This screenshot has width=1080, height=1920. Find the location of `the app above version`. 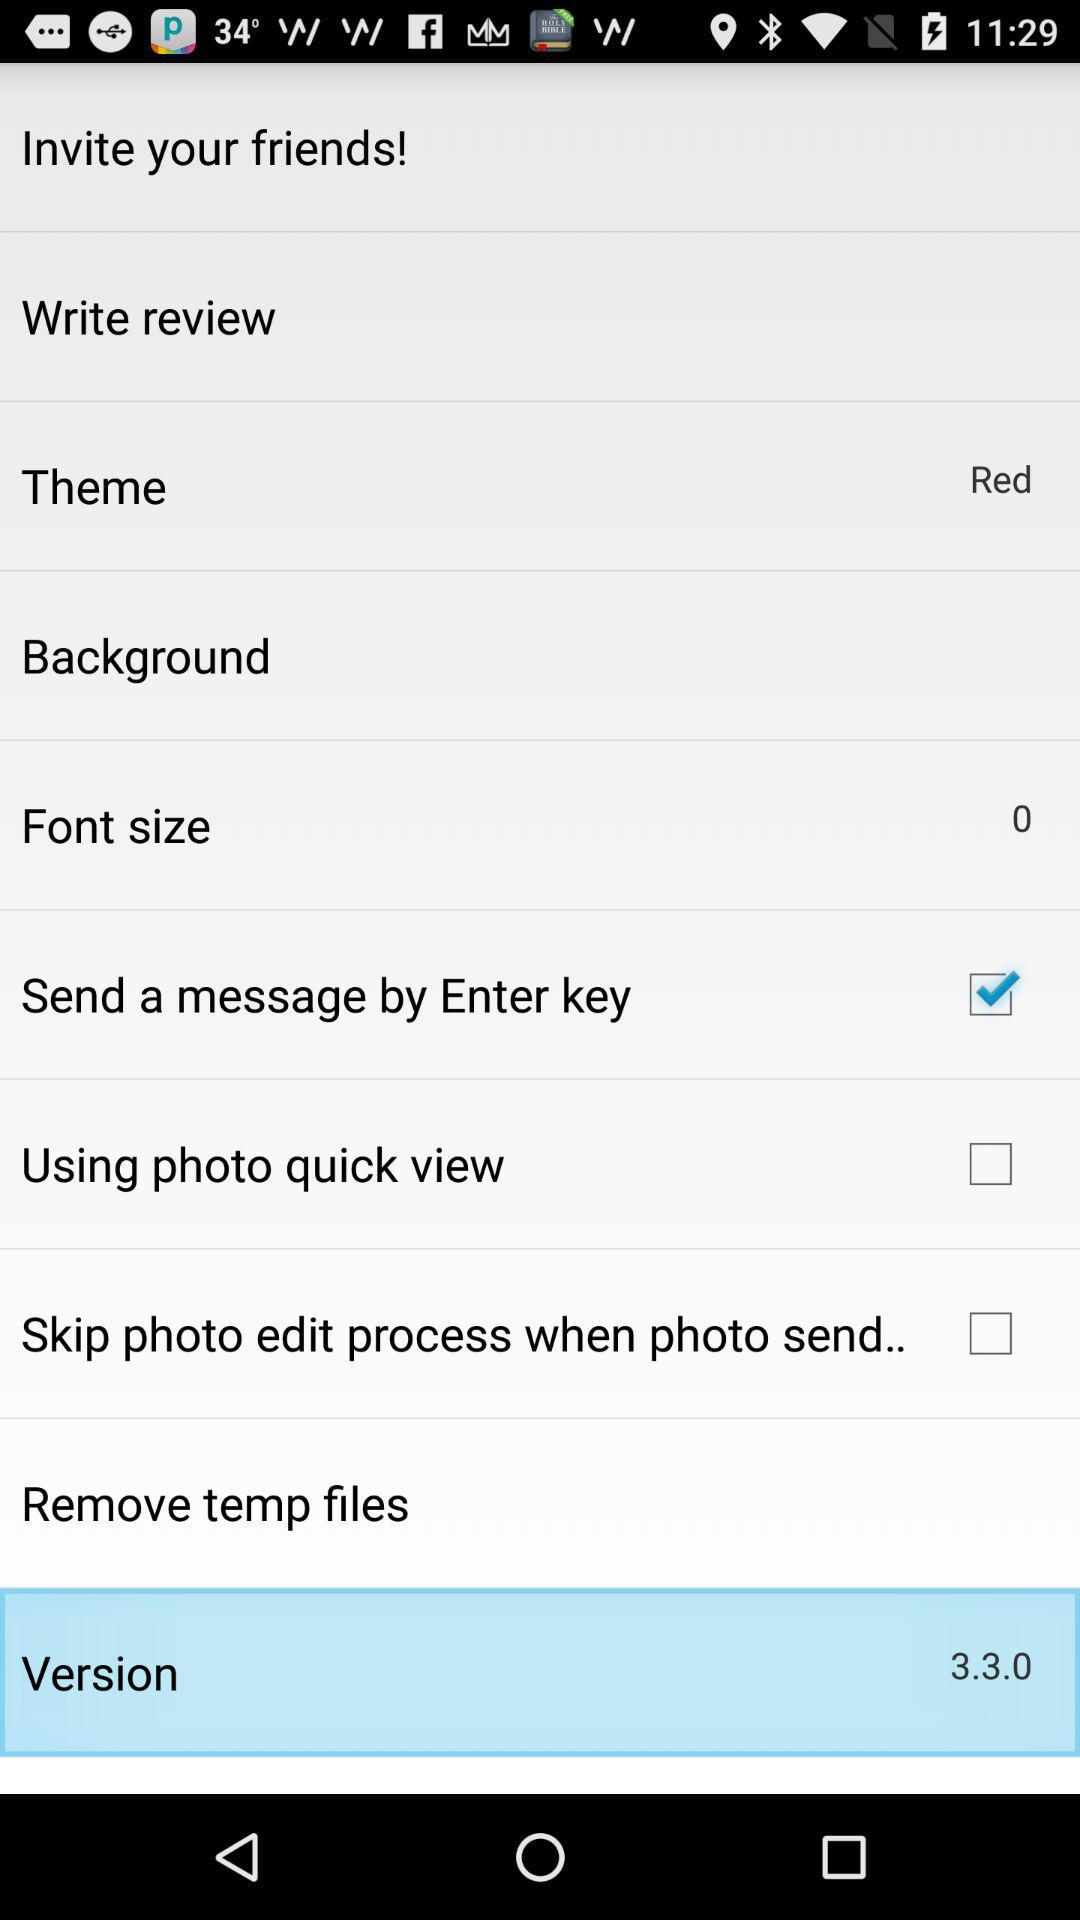

the app above version is located at coordinates (215, 1502).